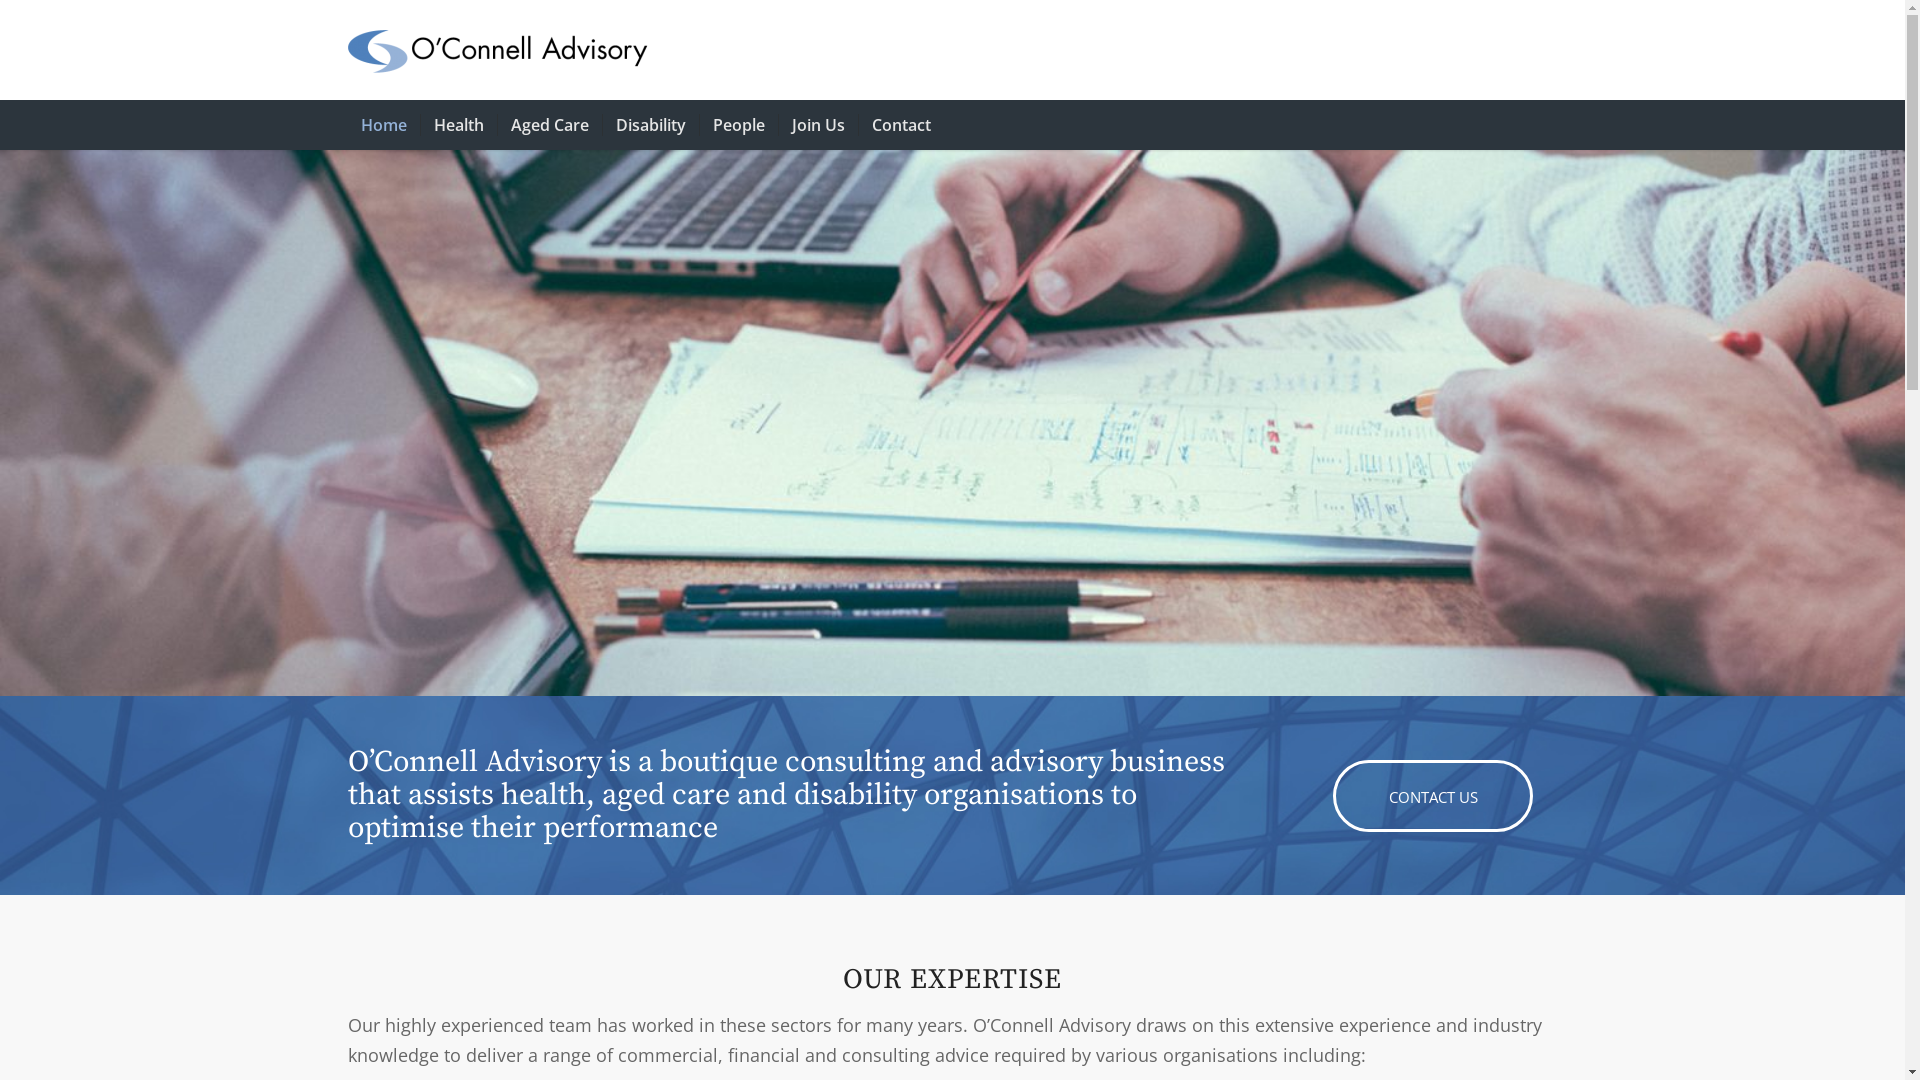  I want to click on 'People', so click(736, 124).